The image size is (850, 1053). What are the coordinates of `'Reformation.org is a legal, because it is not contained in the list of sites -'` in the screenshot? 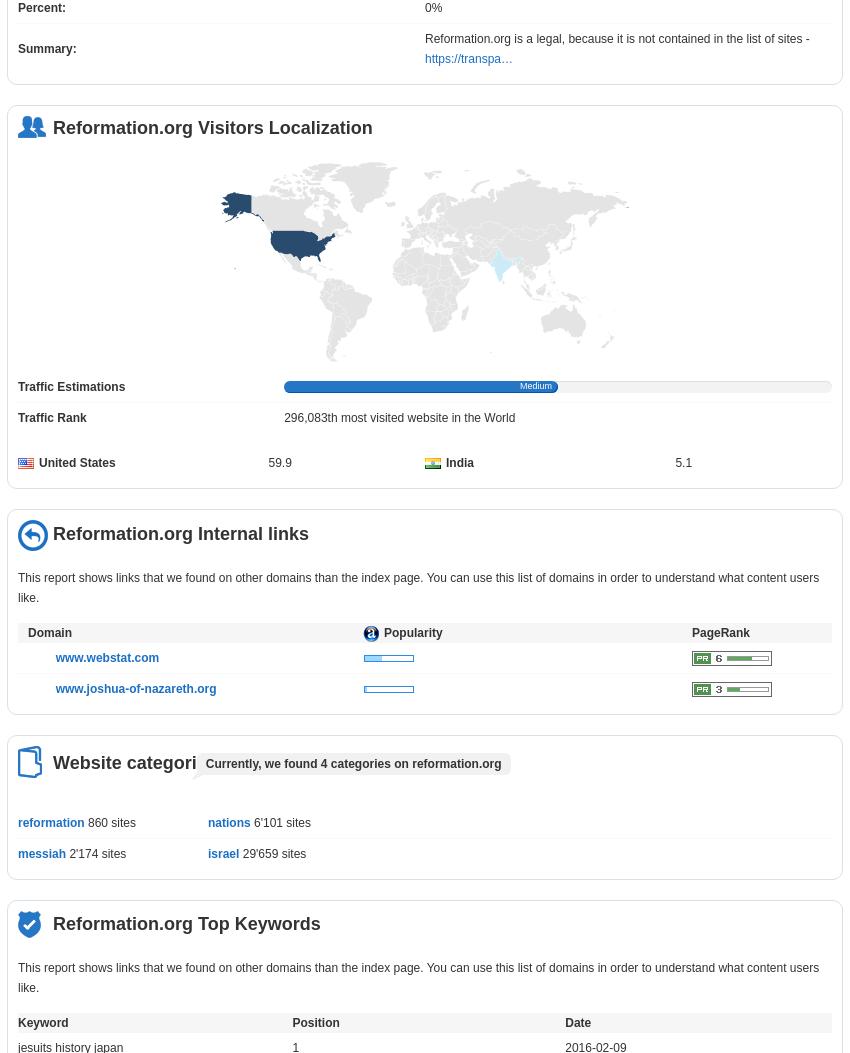 It's located at (616, 38).